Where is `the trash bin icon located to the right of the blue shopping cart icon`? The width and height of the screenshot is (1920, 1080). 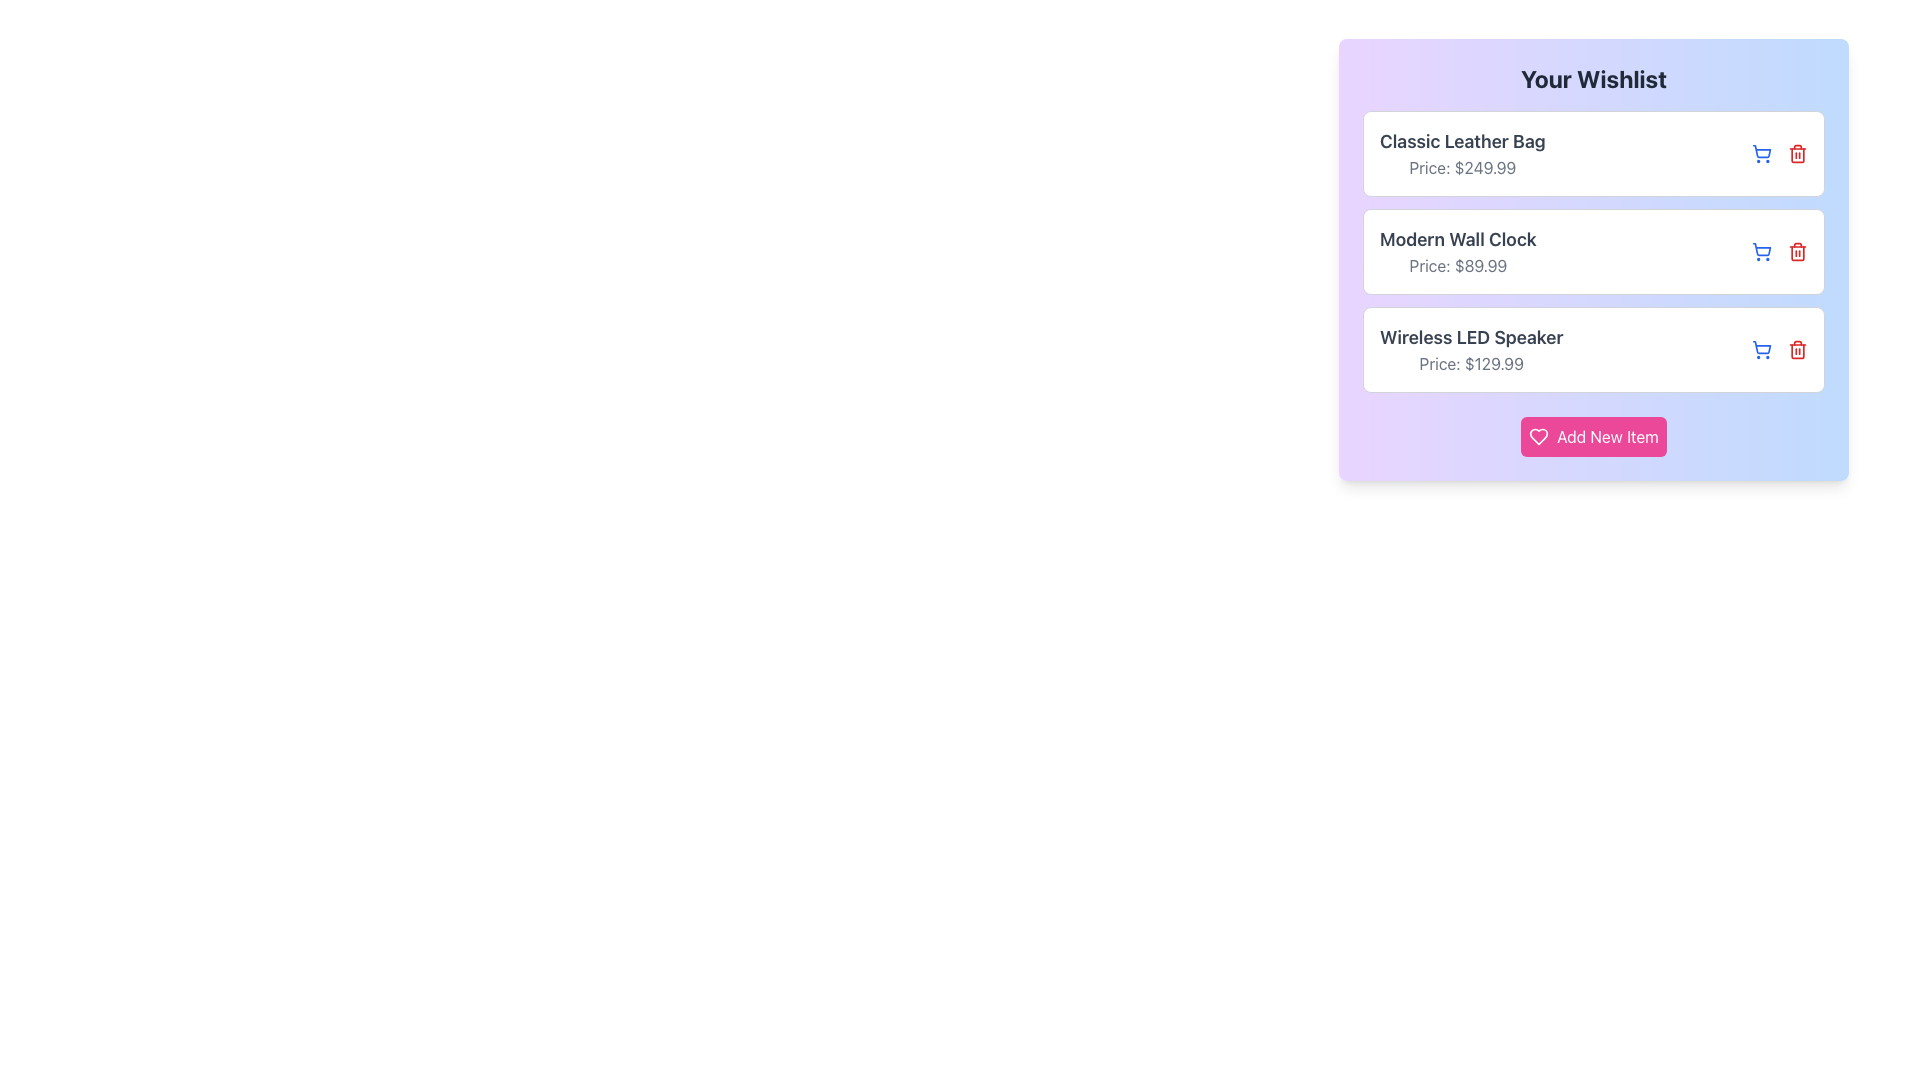 the trash bin icon located to the right of the blue shopping cart icon is located at coordinates (1798, 250).